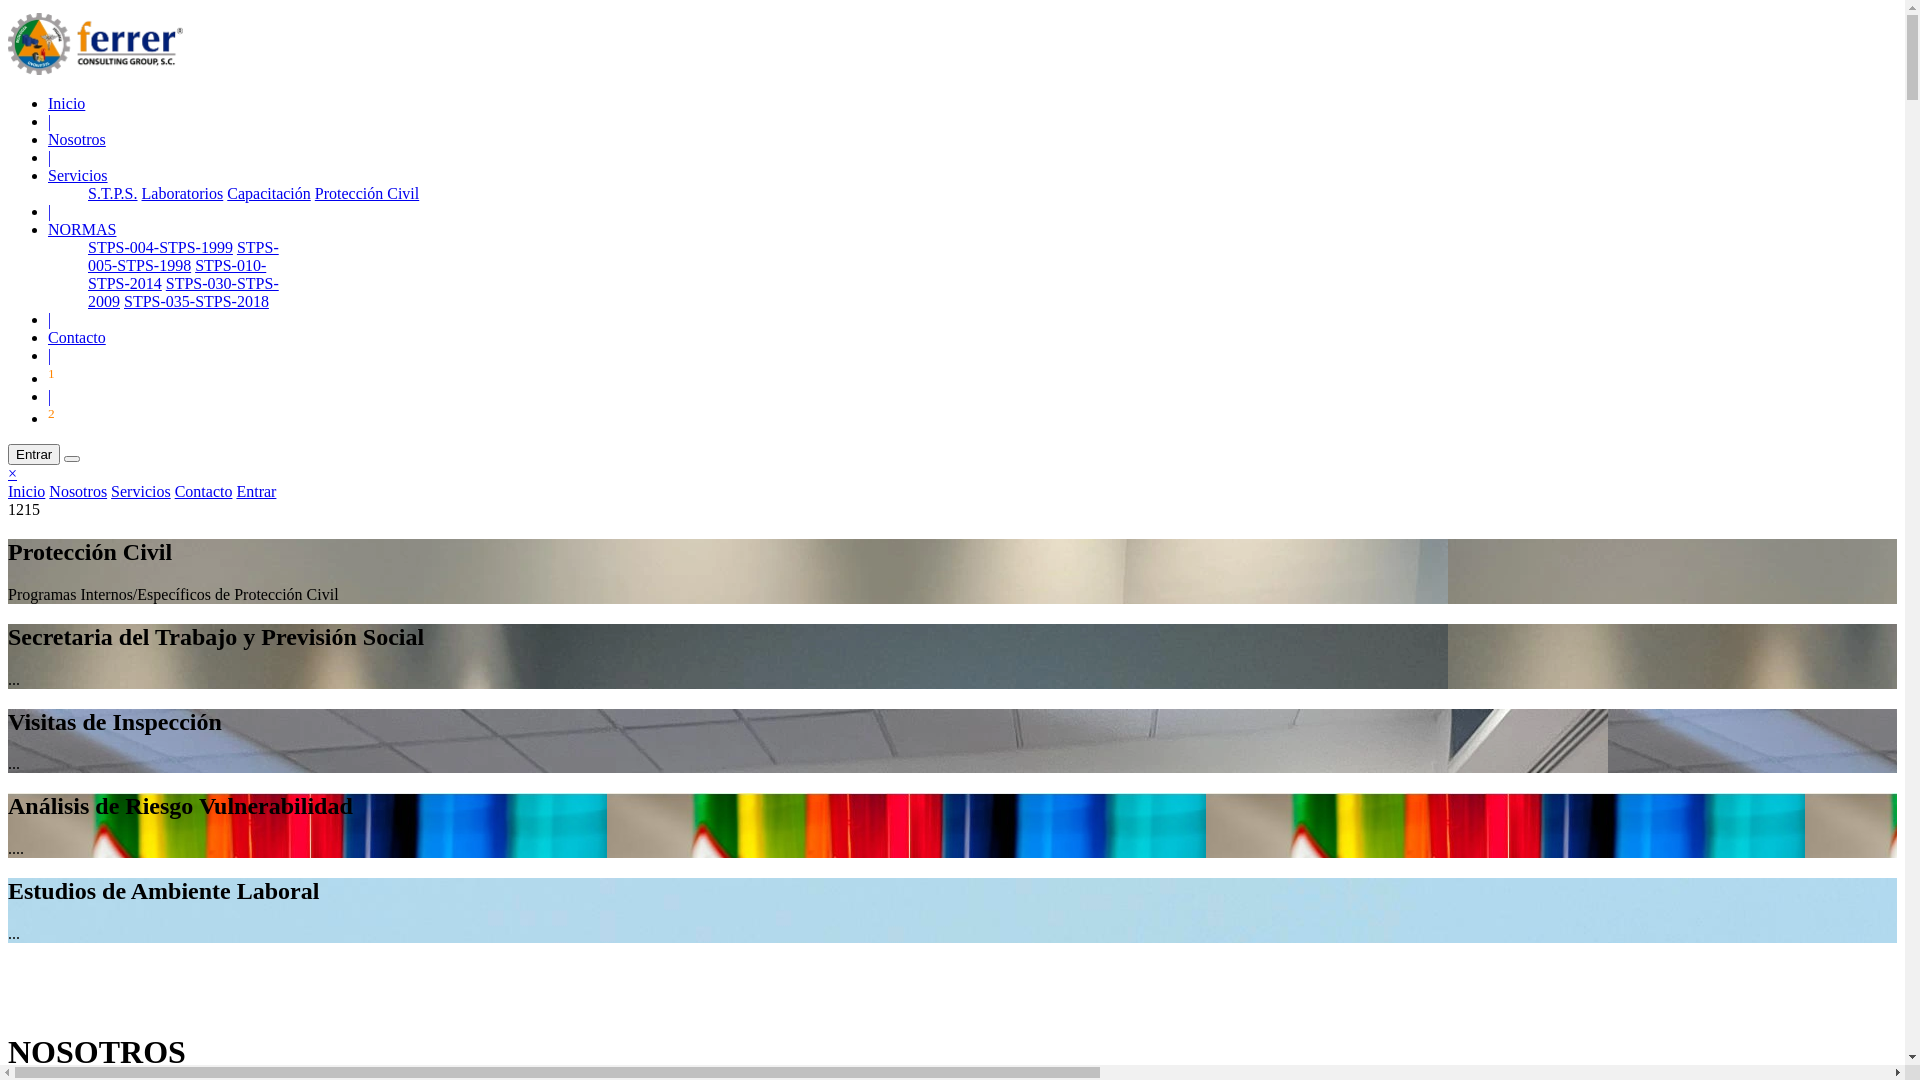  What do you see at coordinates (76, 336) in the screenshot?
I see `'Contacto'` at bounding box center [76, 336].